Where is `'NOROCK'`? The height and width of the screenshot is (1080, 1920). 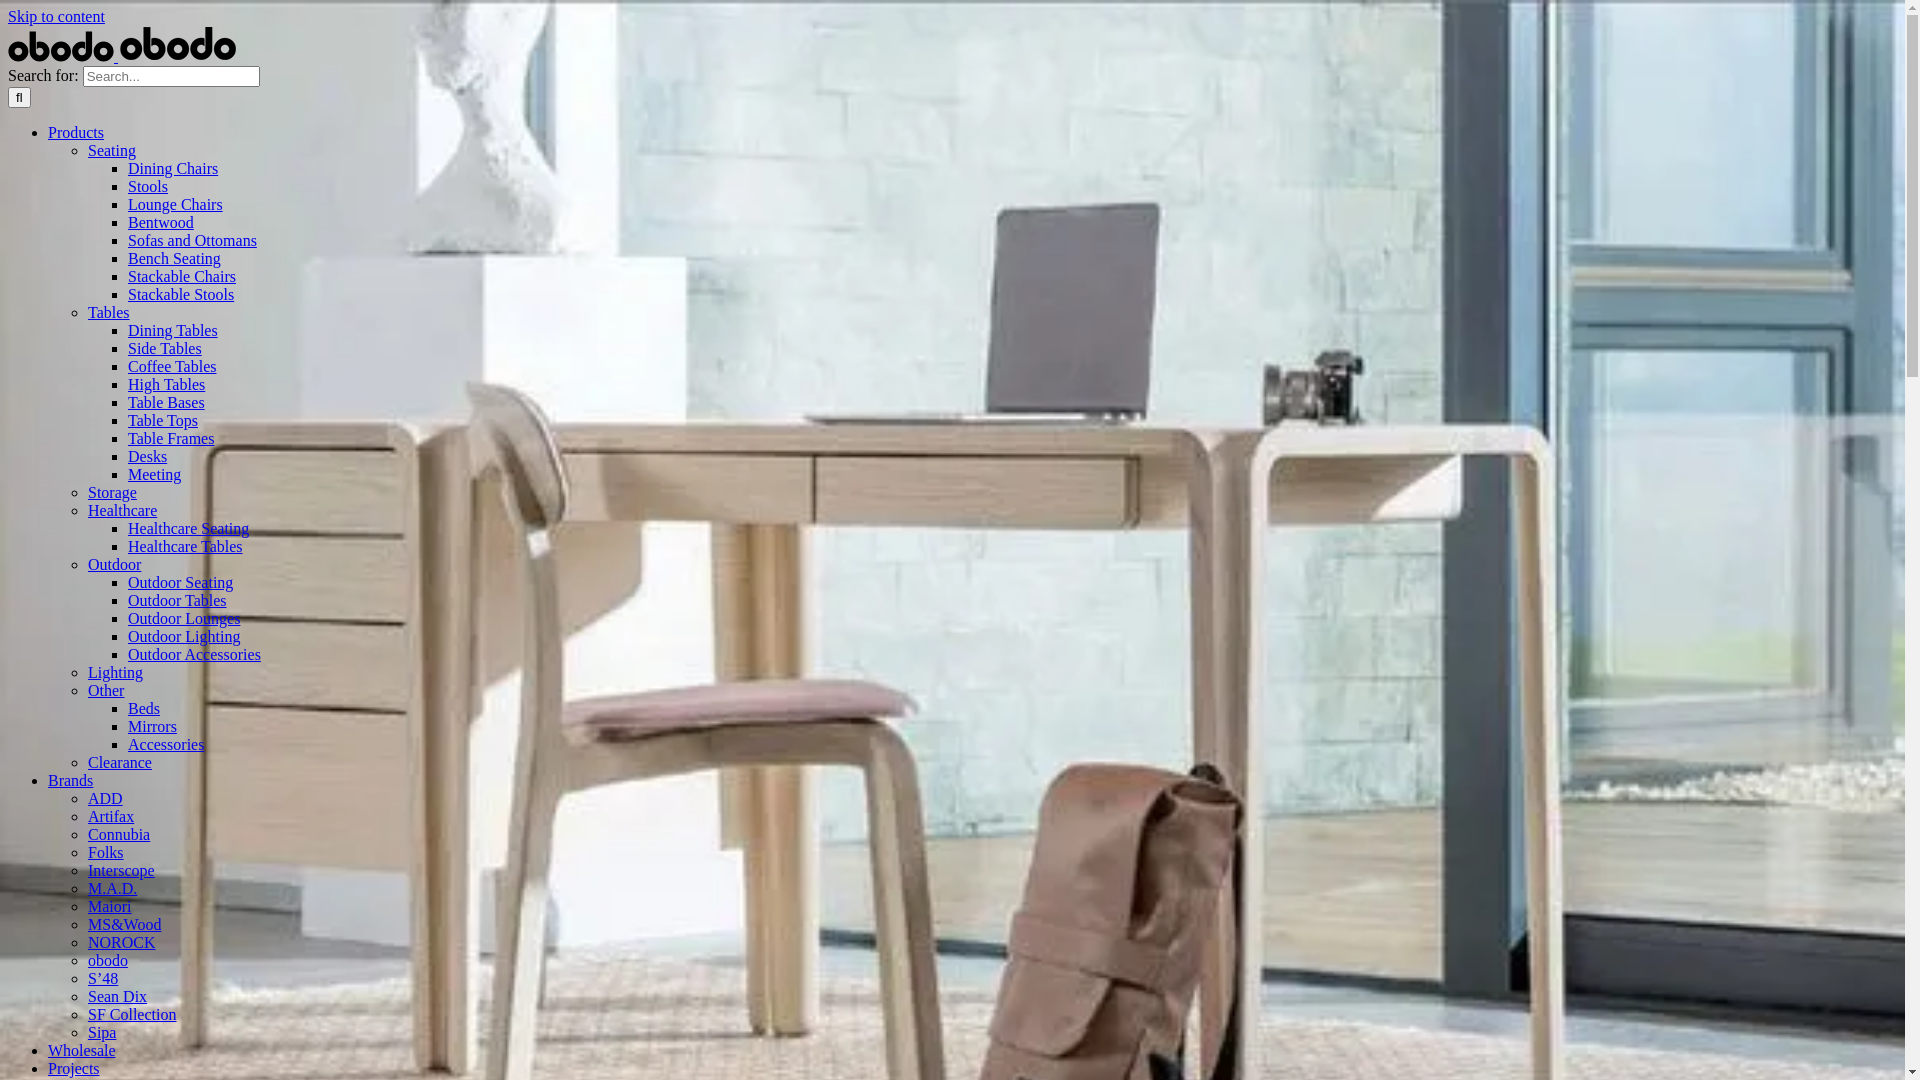
'NOROCK' is located at coordinates (120, 942).